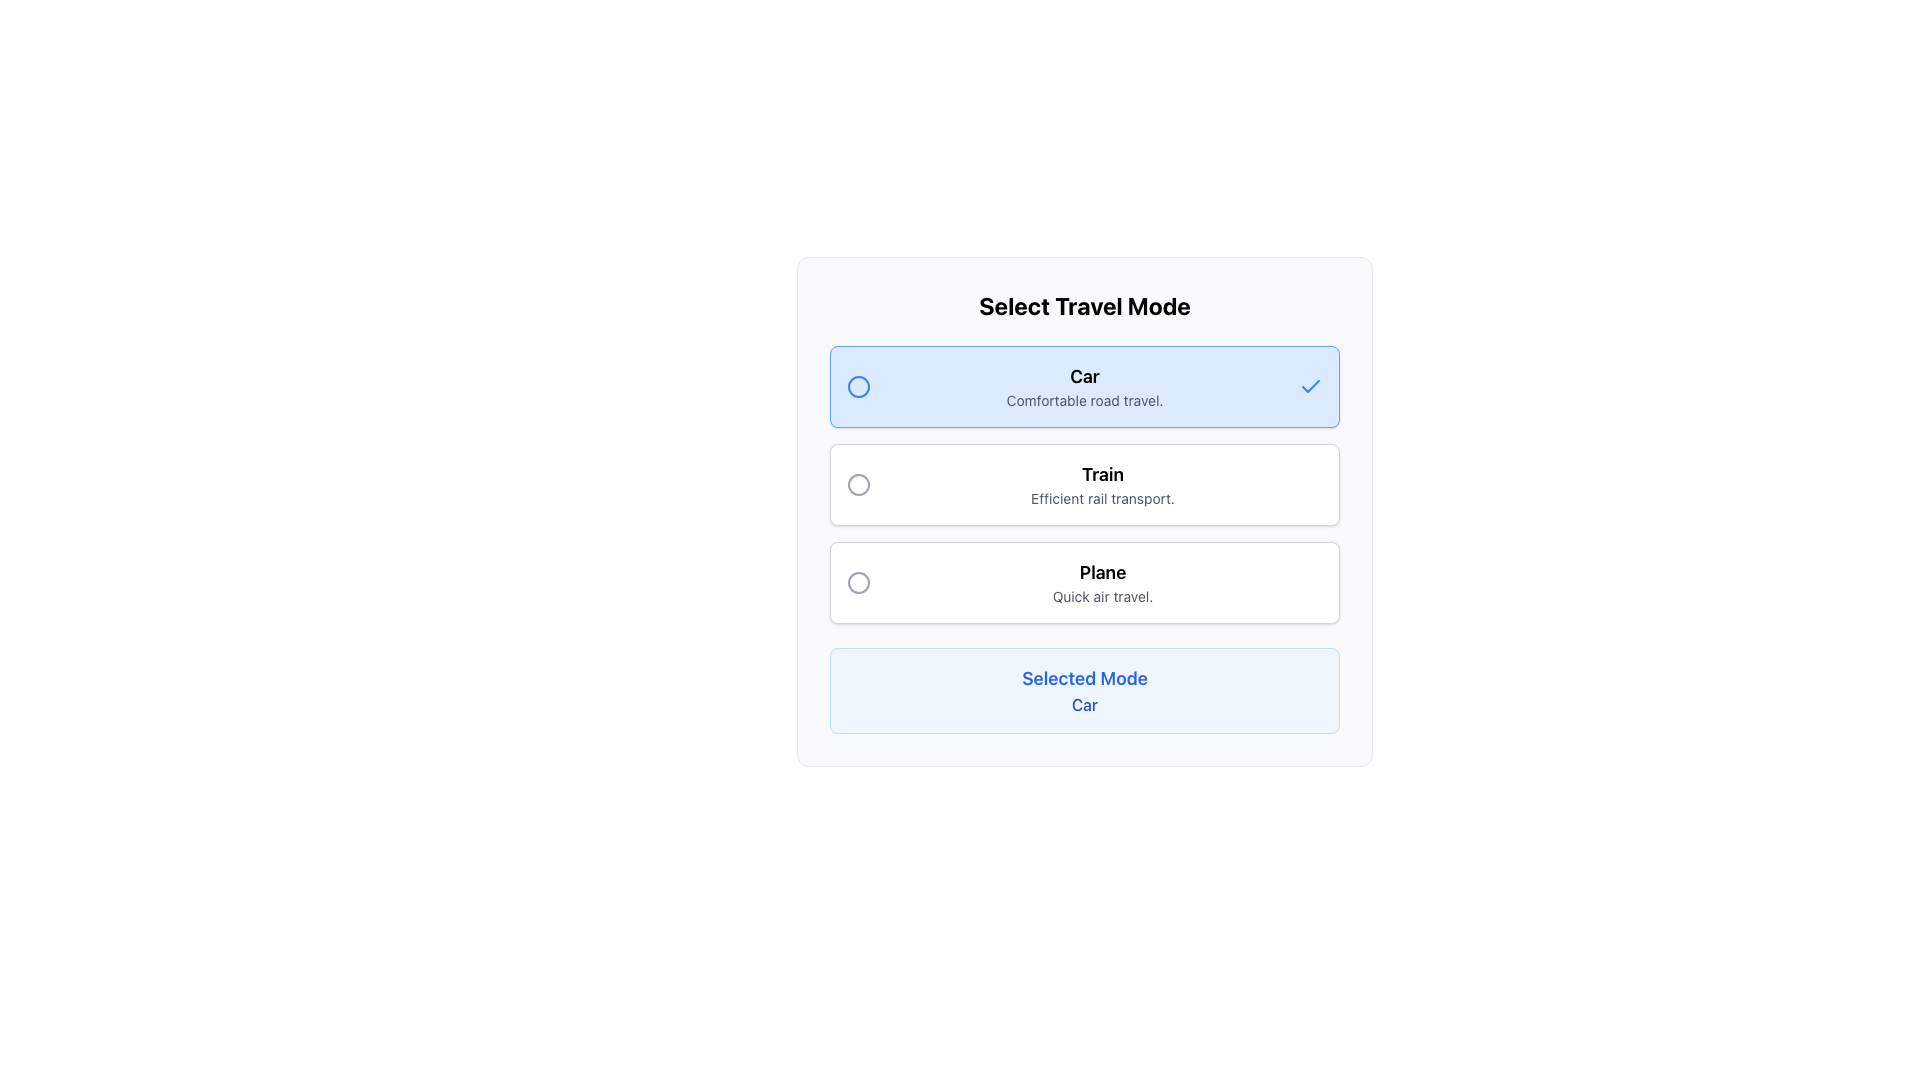  Describe the element at coordinates (859, 386) in the screenshot. I see `the state of the SVG Circle element styled with a blue stroke, representing the 'Car' option in the travel mode selection interface` at that location.